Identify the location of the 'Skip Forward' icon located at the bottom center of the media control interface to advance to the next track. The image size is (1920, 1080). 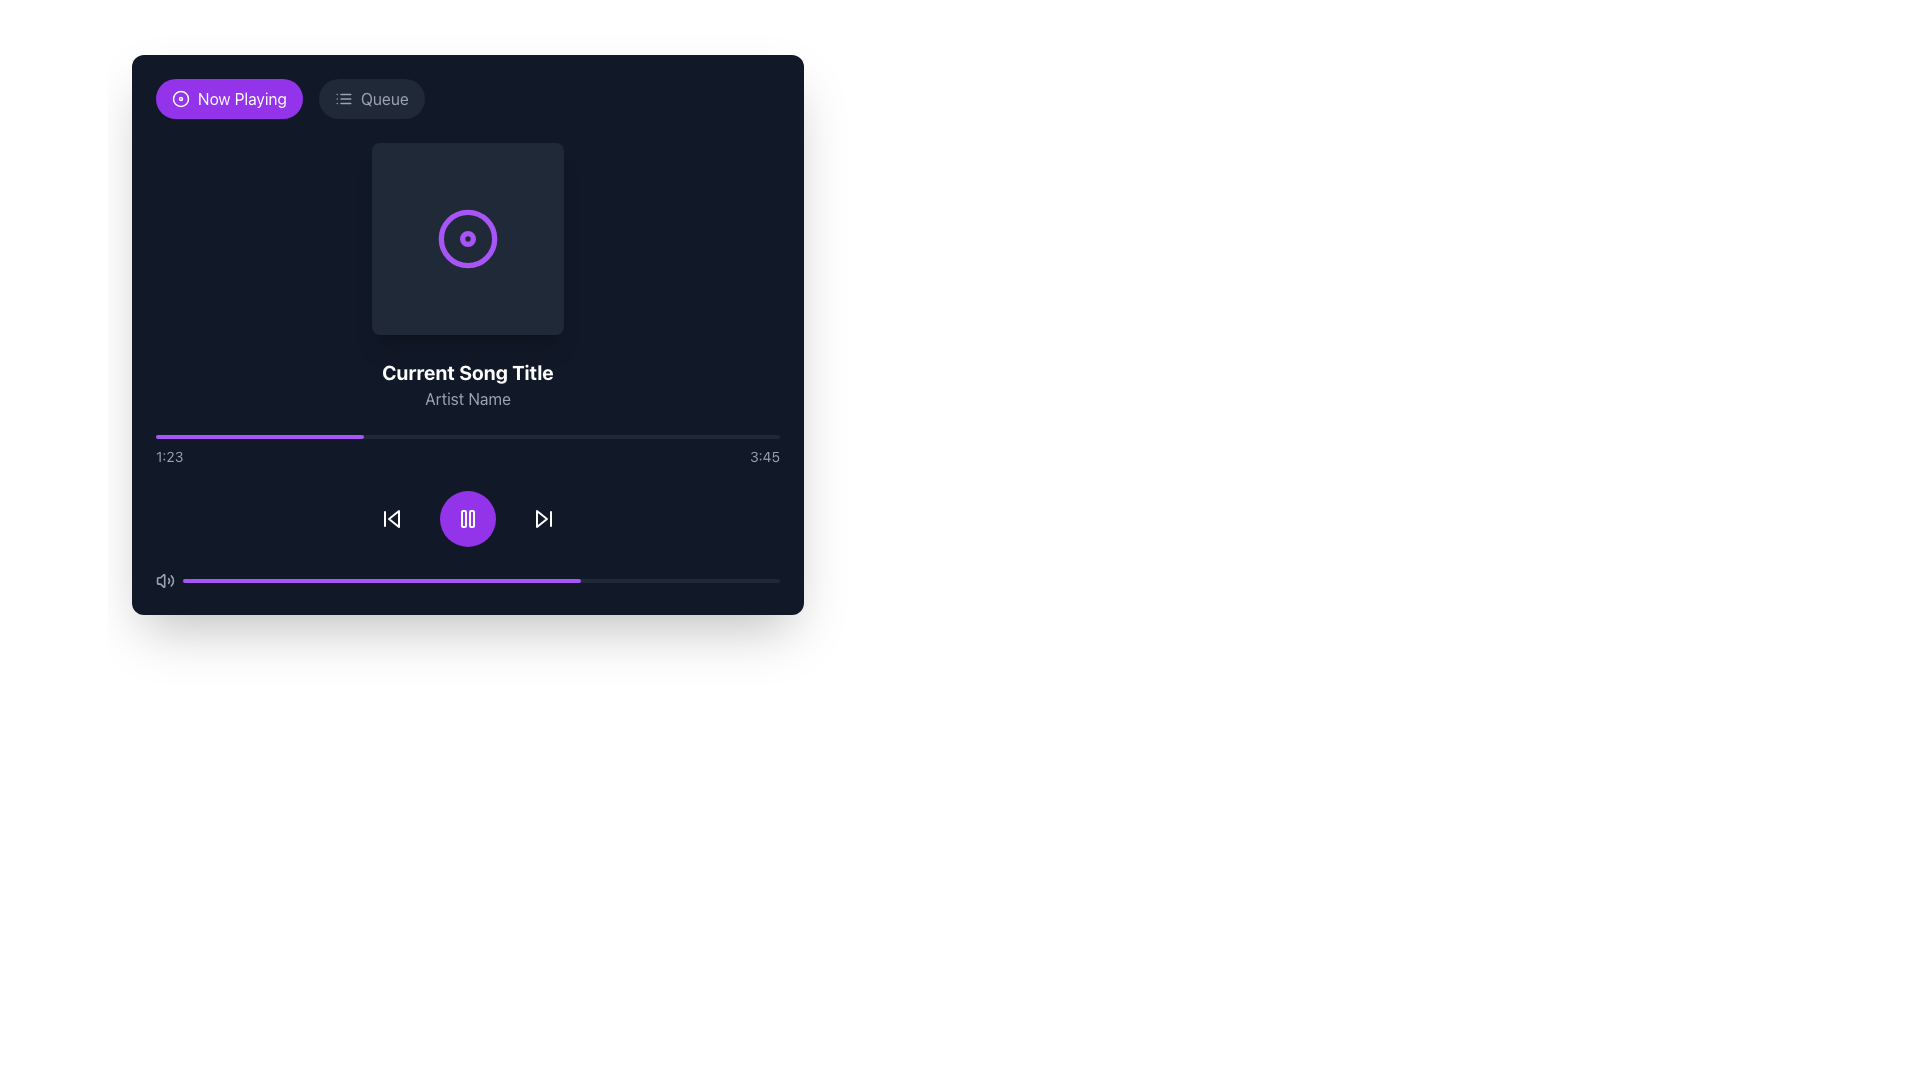
(542, 518).